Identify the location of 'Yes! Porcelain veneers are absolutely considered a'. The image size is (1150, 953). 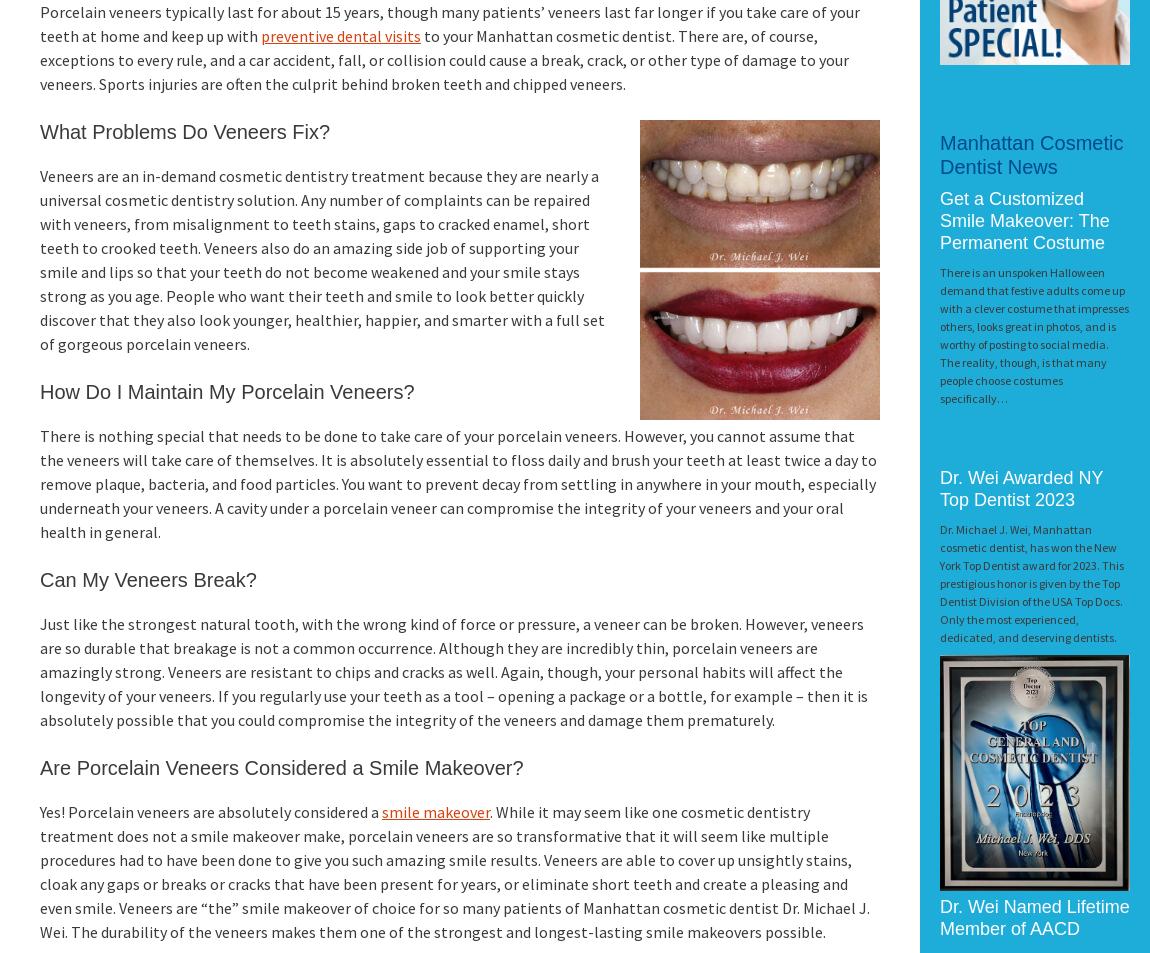
(210, 811).